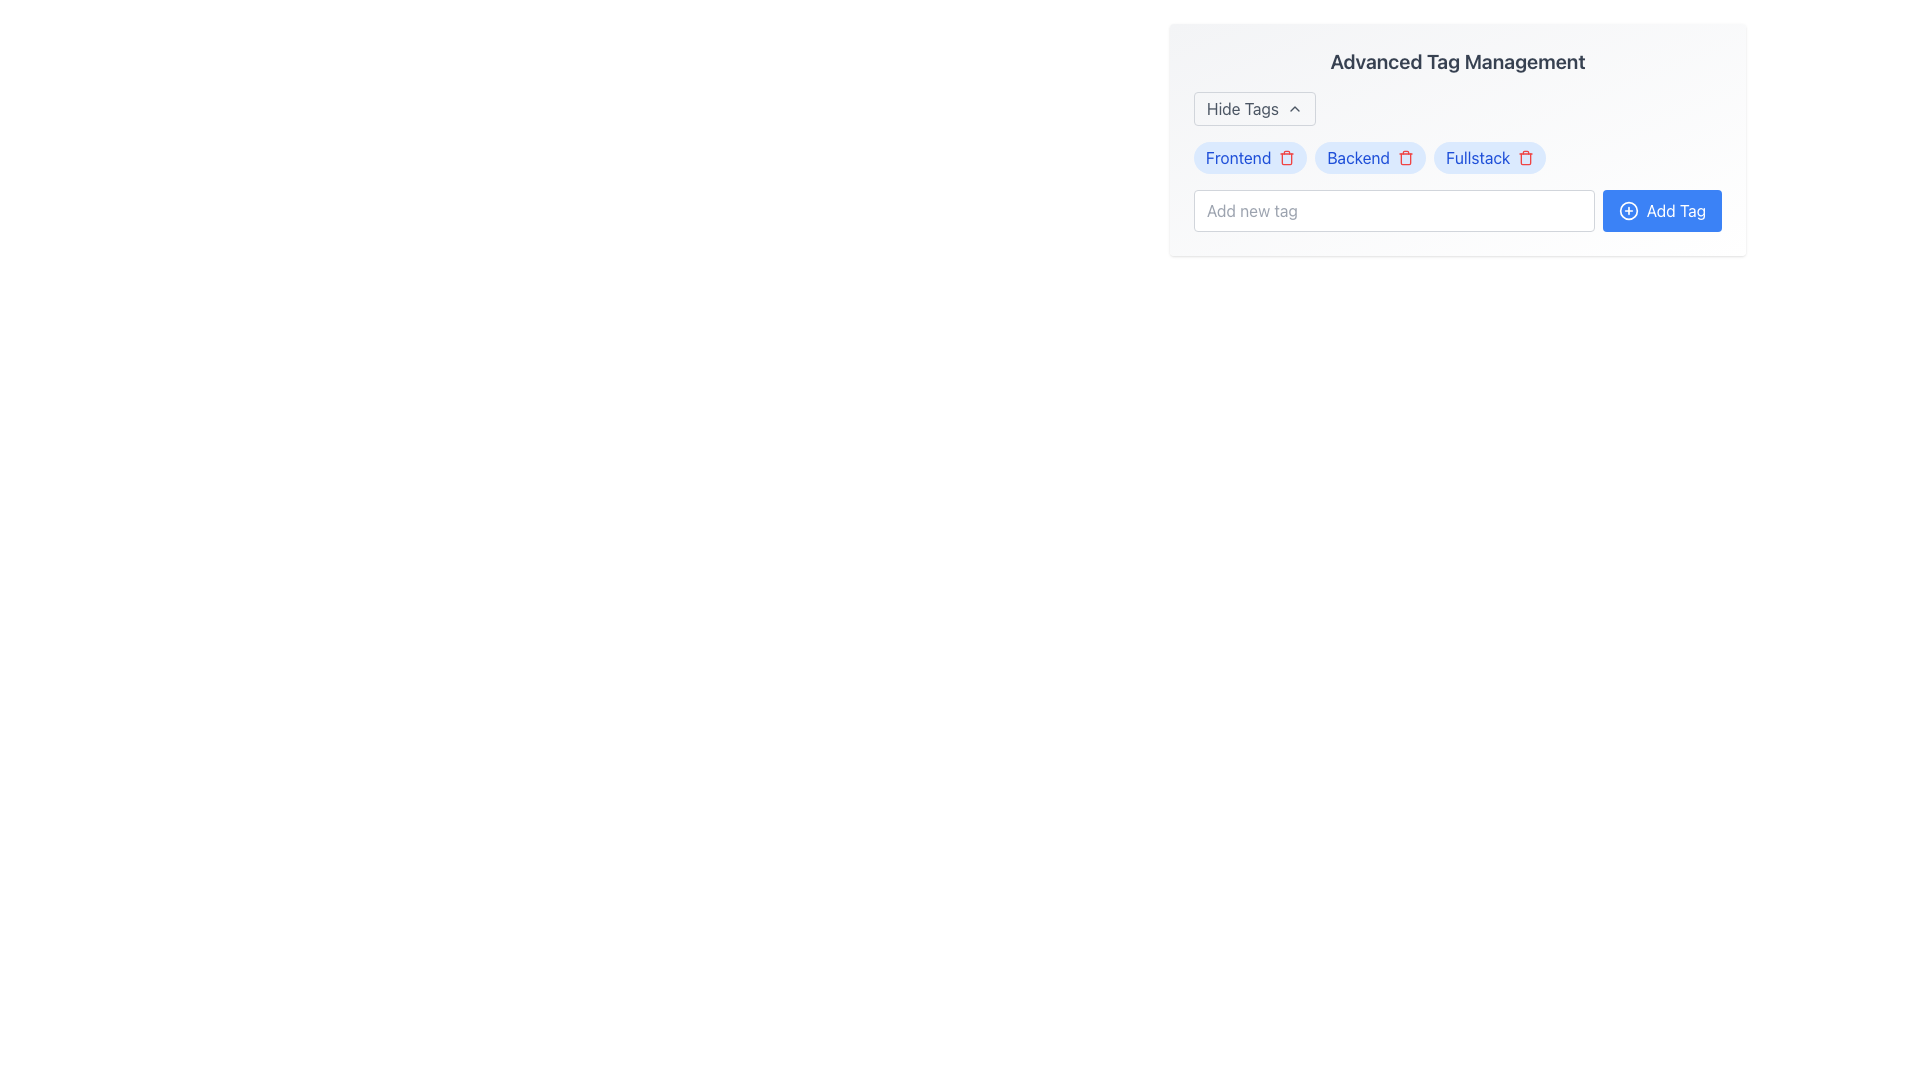 The image size is (1920, 1080). I want to click on the 'Fullstack' badge badge with a light blue background and a trash bin icon, so click(1490, 157).